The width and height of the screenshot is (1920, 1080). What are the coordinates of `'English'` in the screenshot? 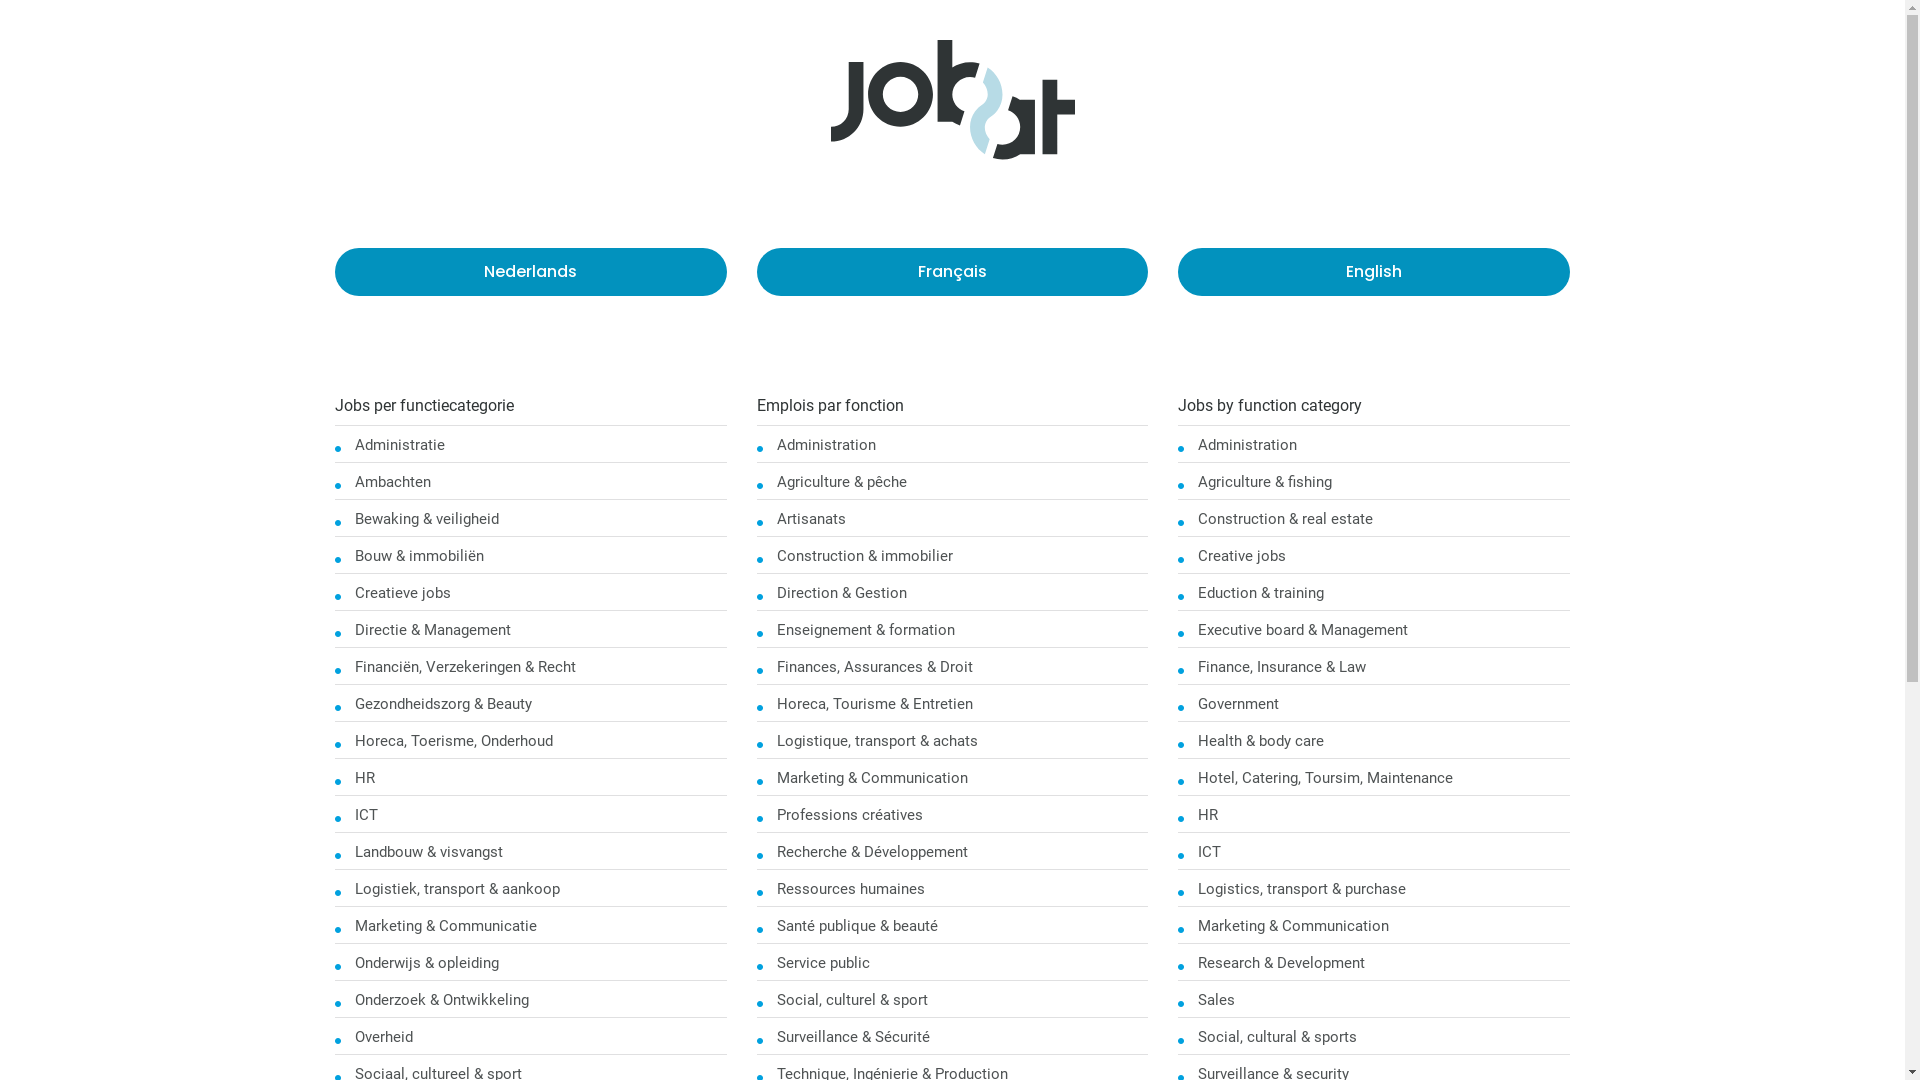 It's located at (1372, 272).